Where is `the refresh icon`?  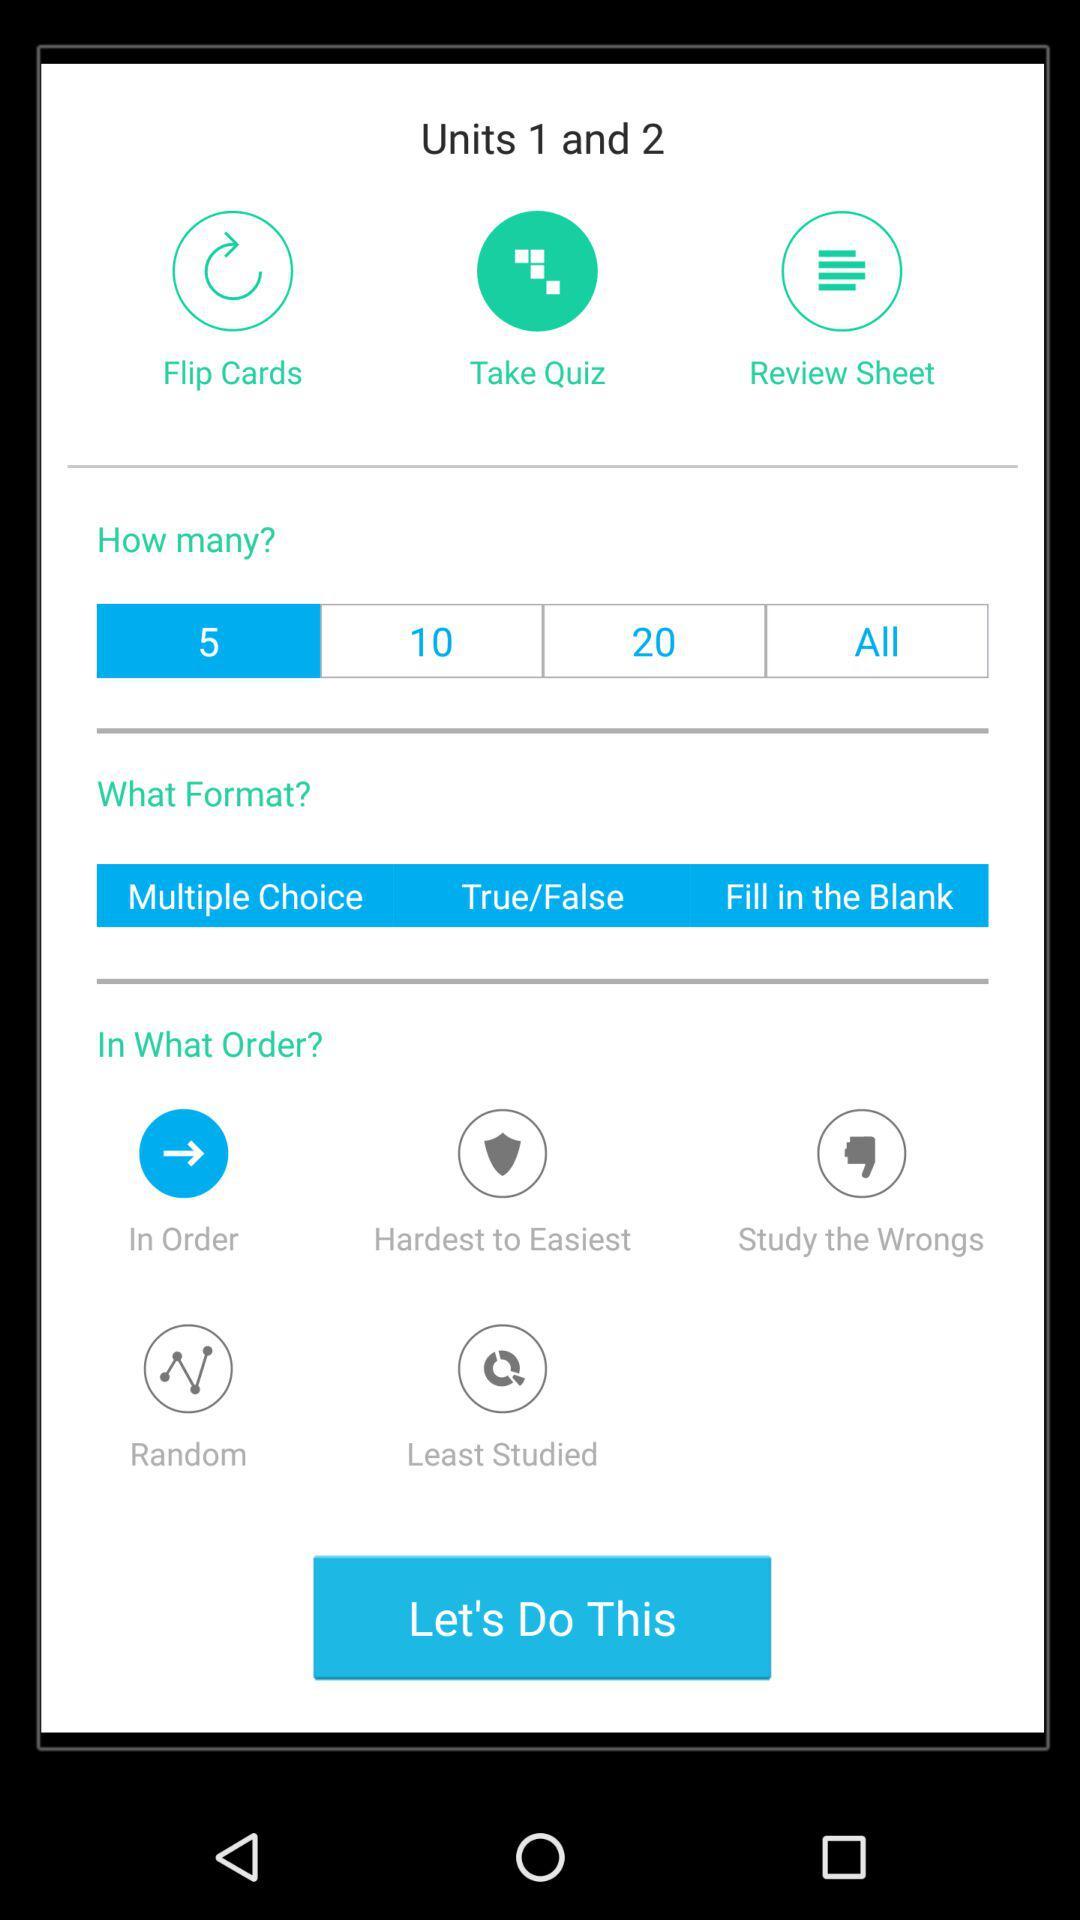 the refresh icon is located at coordinates (231, 289).